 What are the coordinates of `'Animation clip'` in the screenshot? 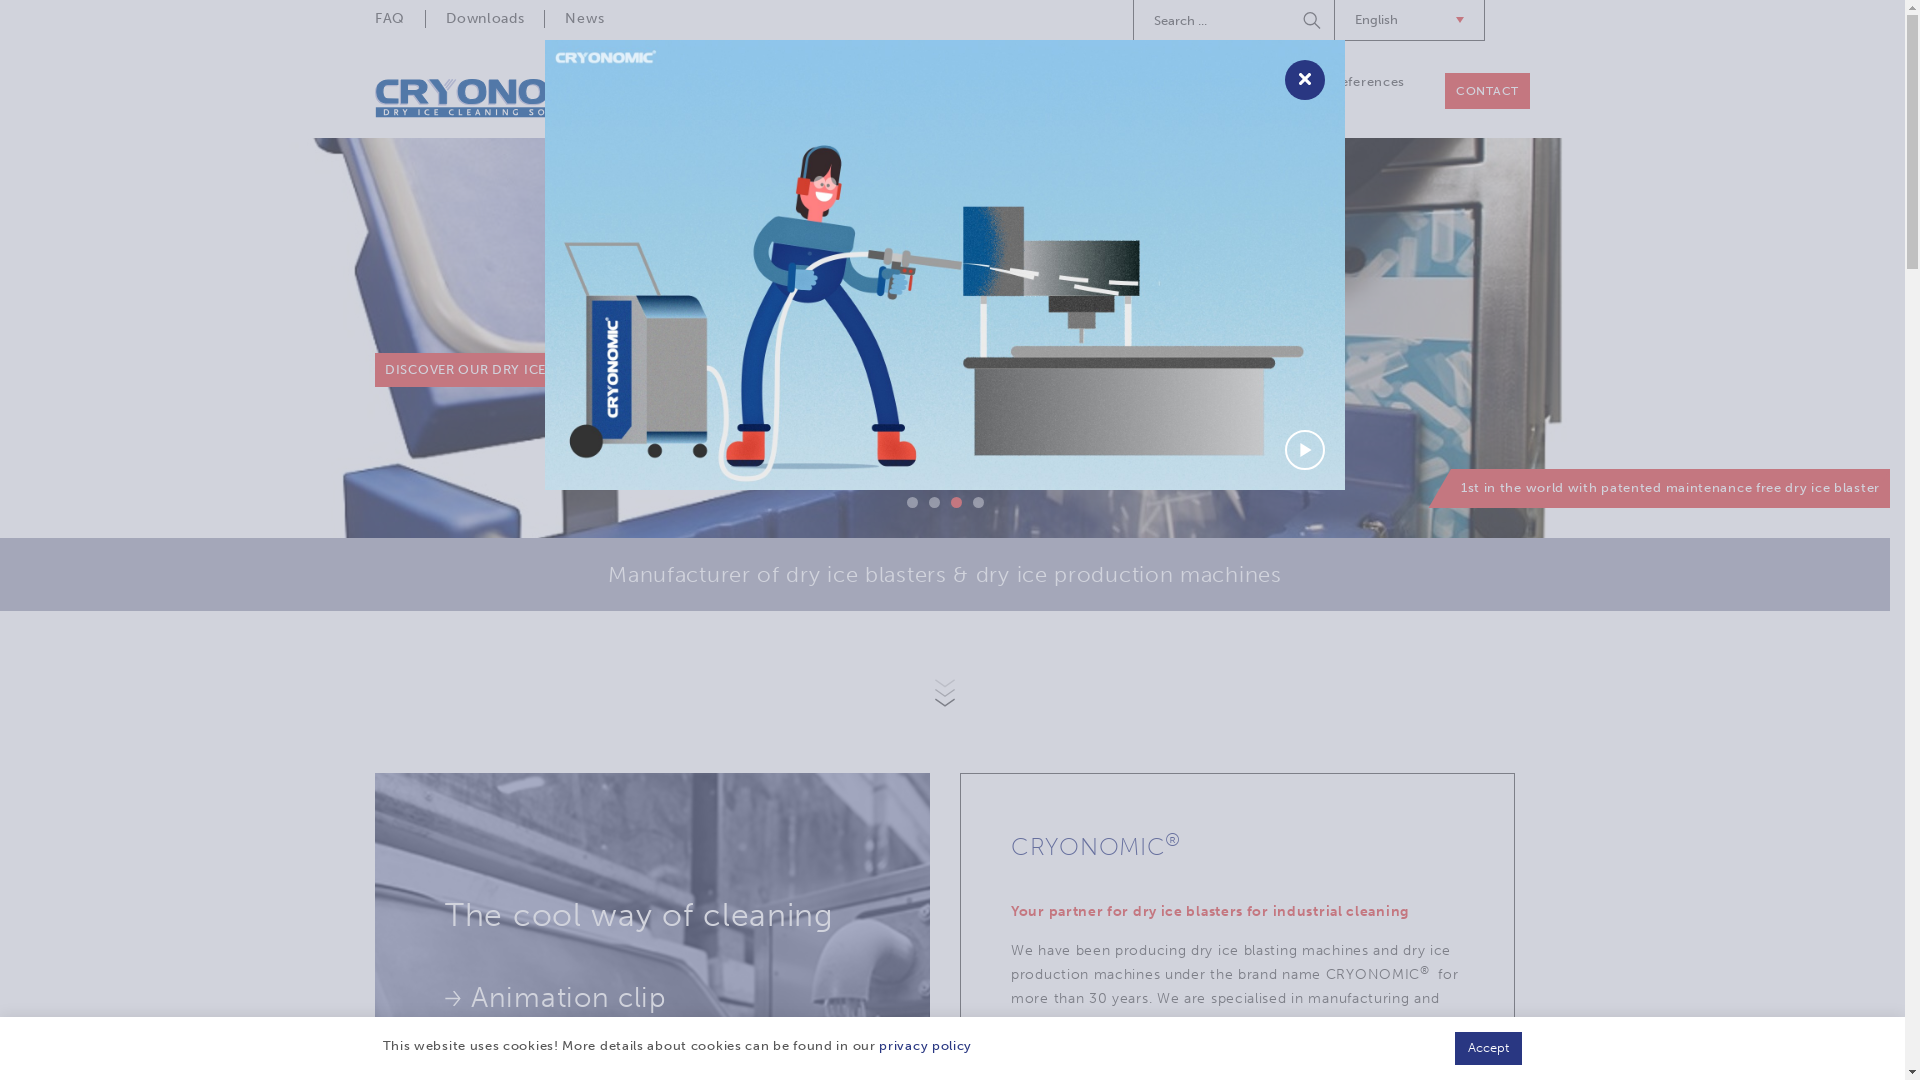 It's located at (444, 998).